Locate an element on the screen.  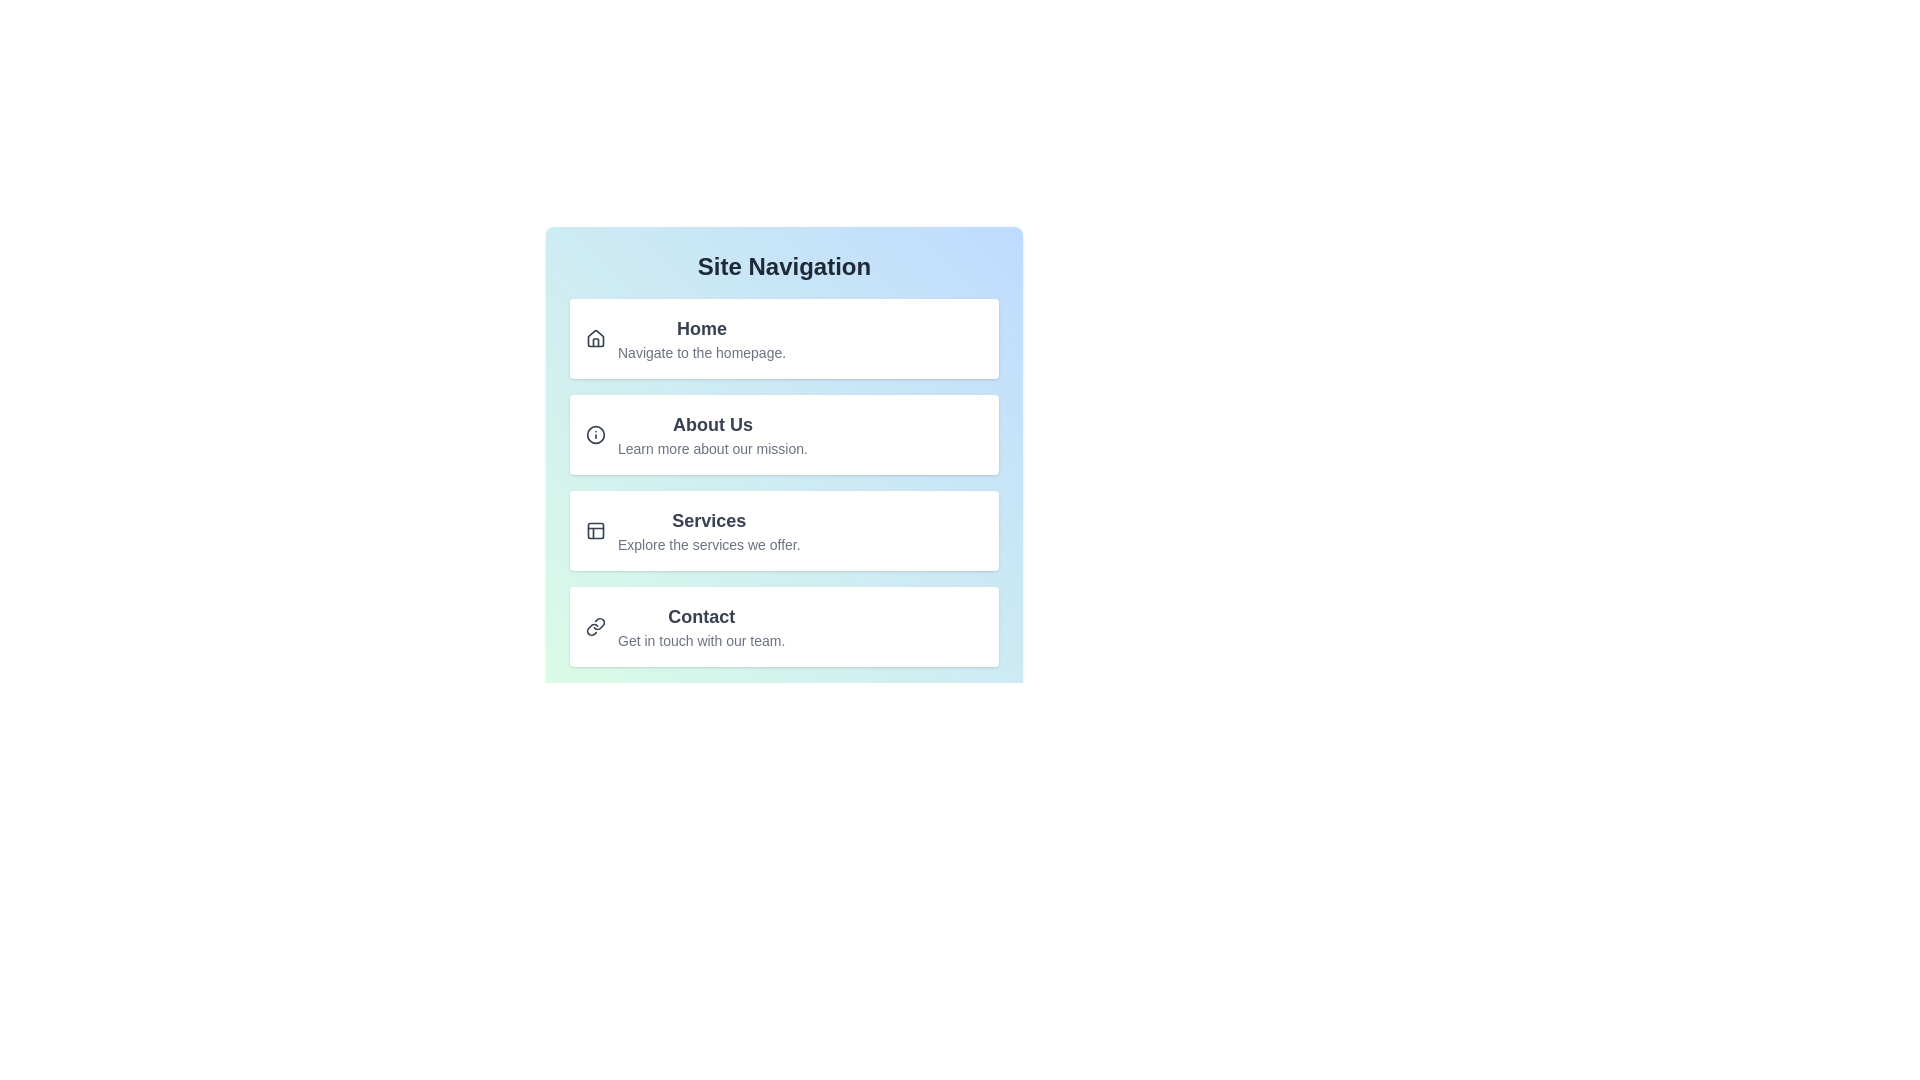
the supplementary information text label below the 'Home' navigation item, which indicates that clicking 'Home' will lead to the homepage is located at coordinates (702, 352).